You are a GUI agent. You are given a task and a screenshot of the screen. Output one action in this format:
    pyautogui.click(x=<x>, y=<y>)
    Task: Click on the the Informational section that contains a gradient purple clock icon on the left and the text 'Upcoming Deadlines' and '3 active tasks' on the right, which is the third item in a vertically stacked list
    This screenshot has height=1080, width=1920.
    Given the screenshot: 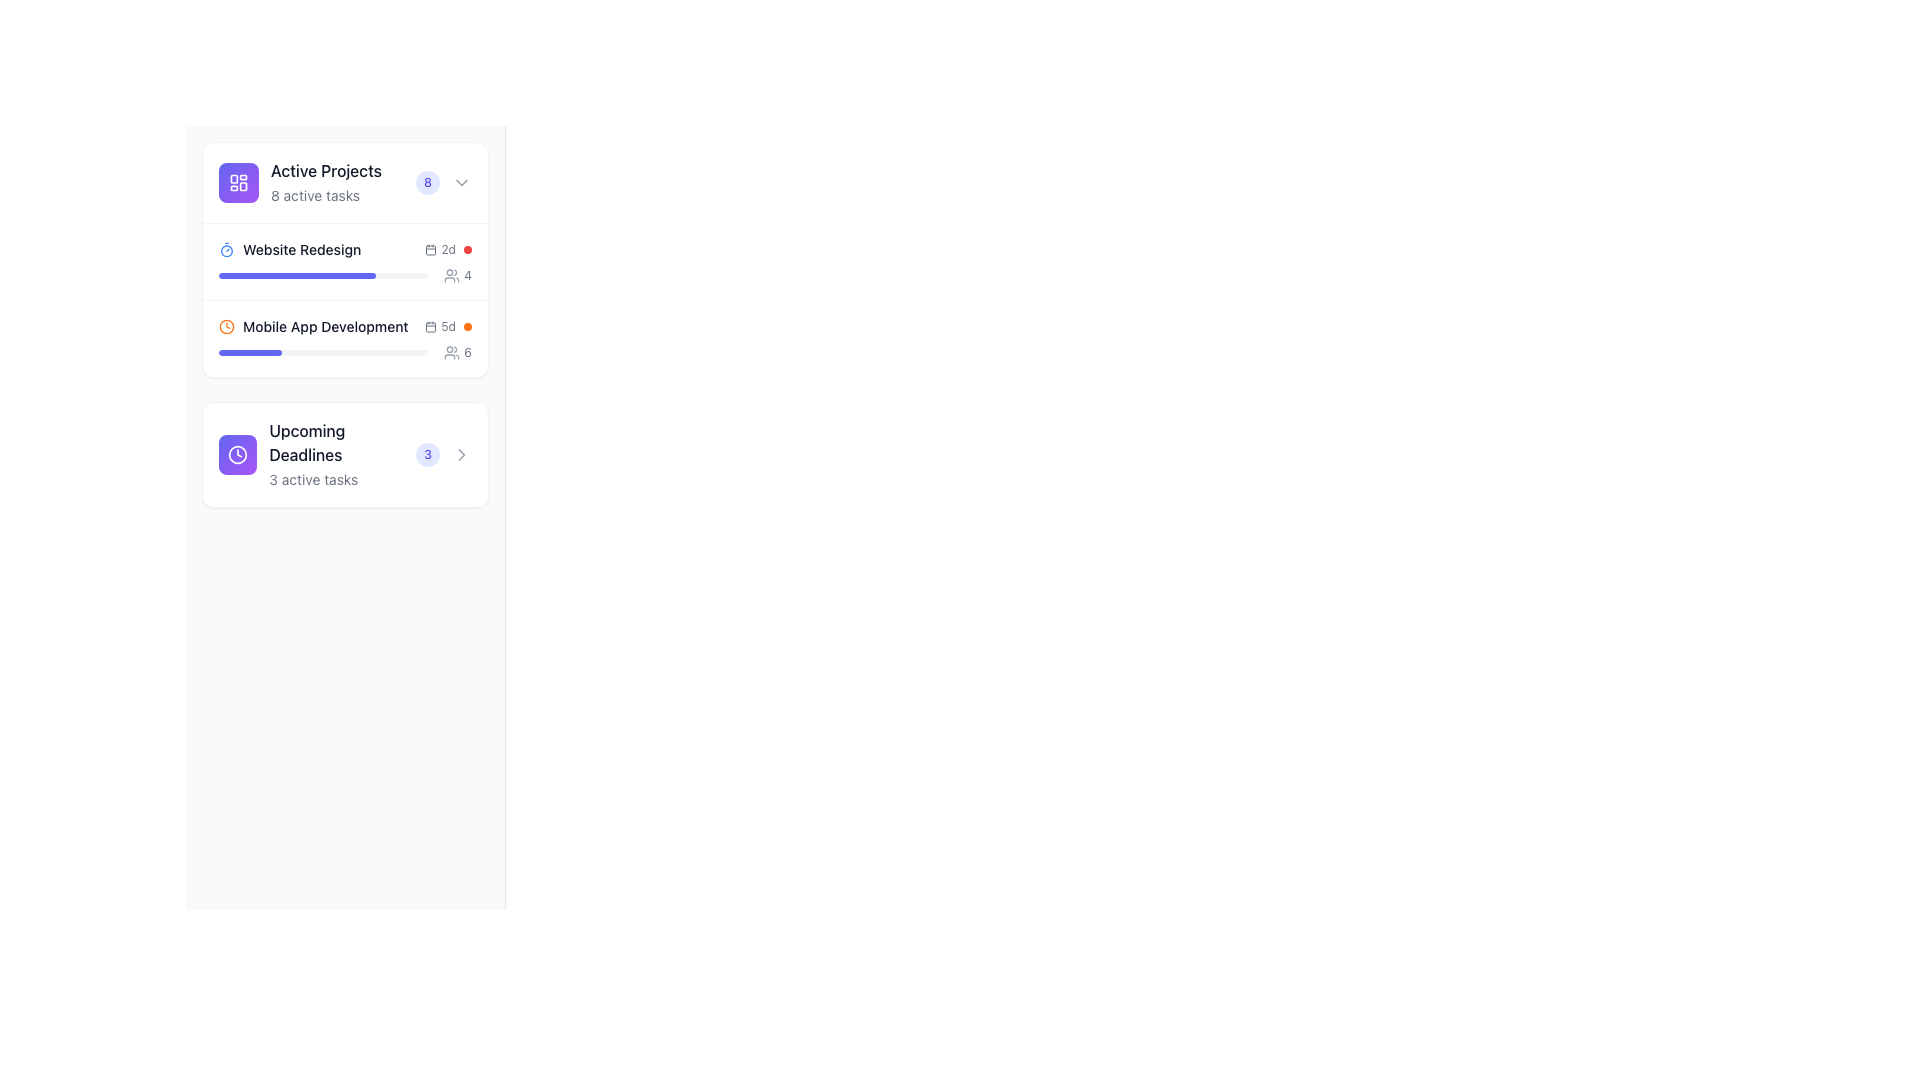 What is the action you would take?
    pyautogui.click(x=316, y=455)
    